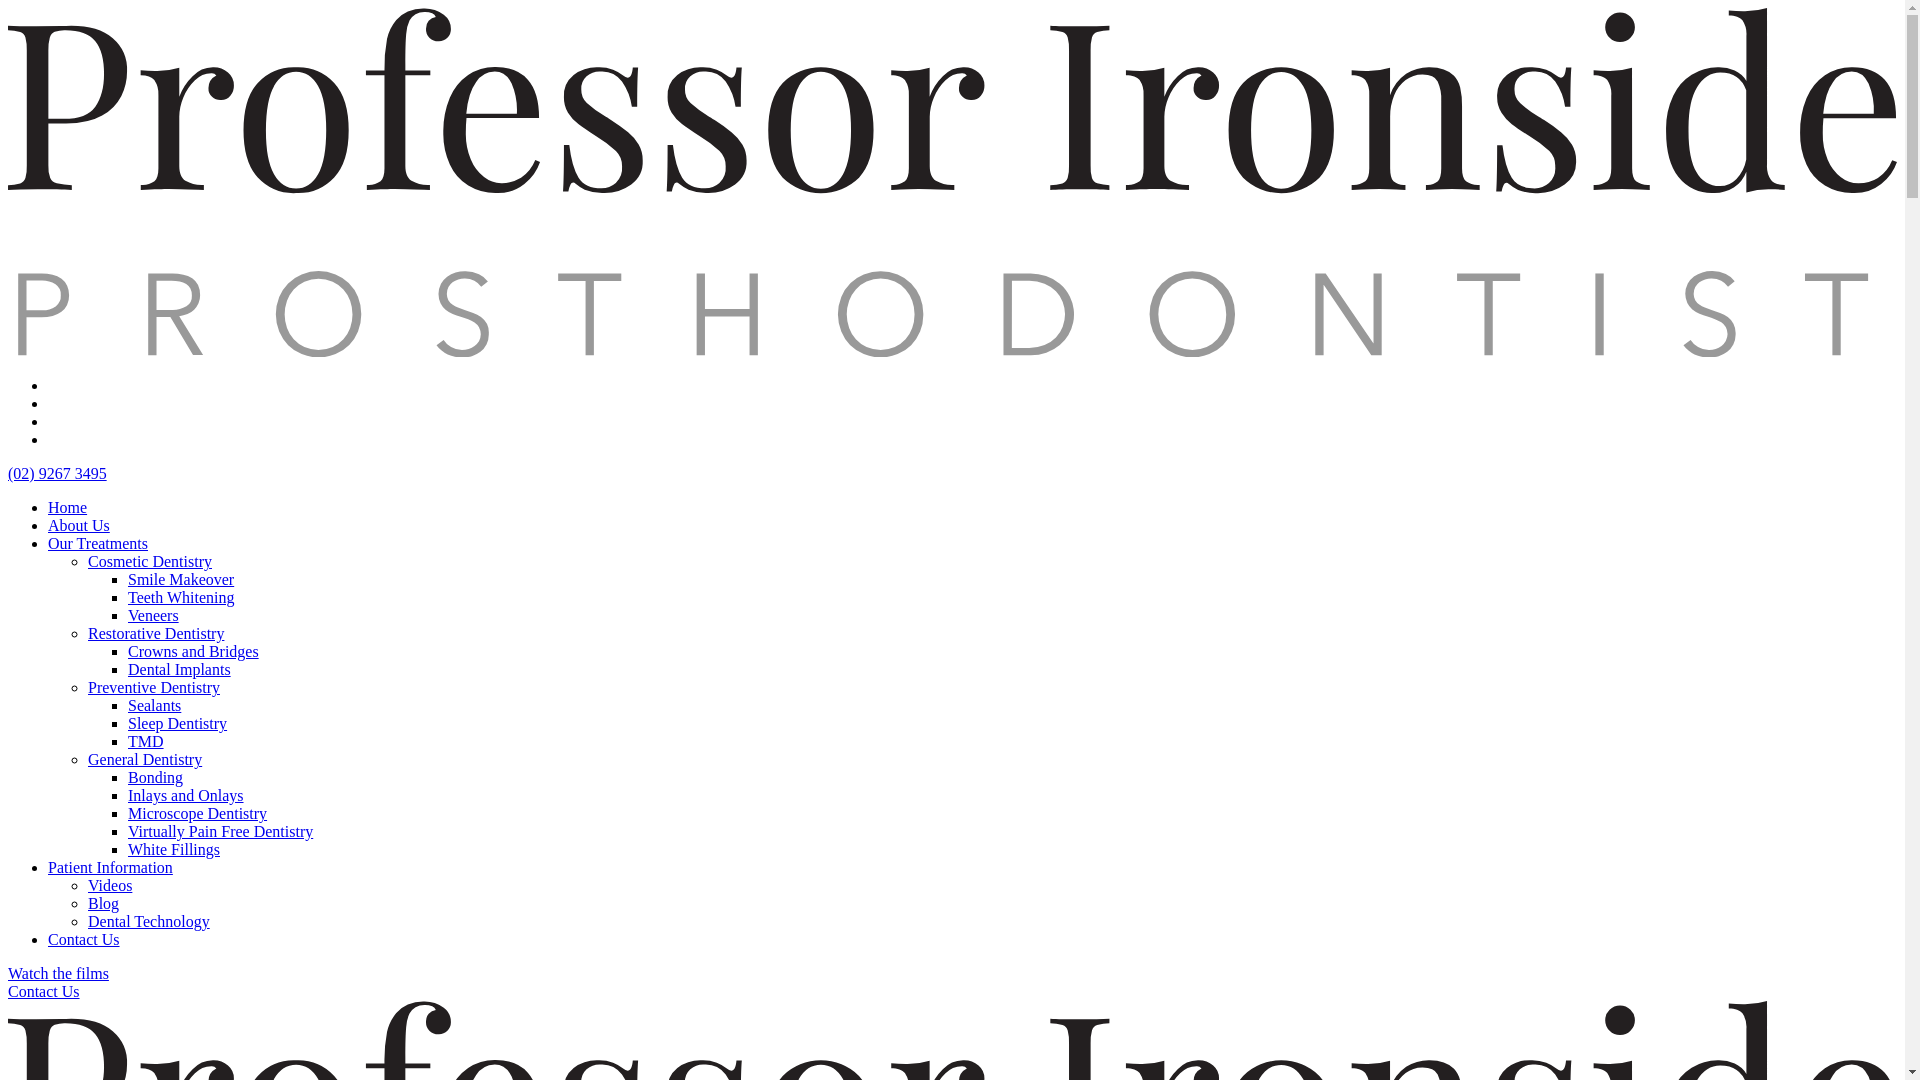  I want to click on 'Patient Information', so click(109, 866).